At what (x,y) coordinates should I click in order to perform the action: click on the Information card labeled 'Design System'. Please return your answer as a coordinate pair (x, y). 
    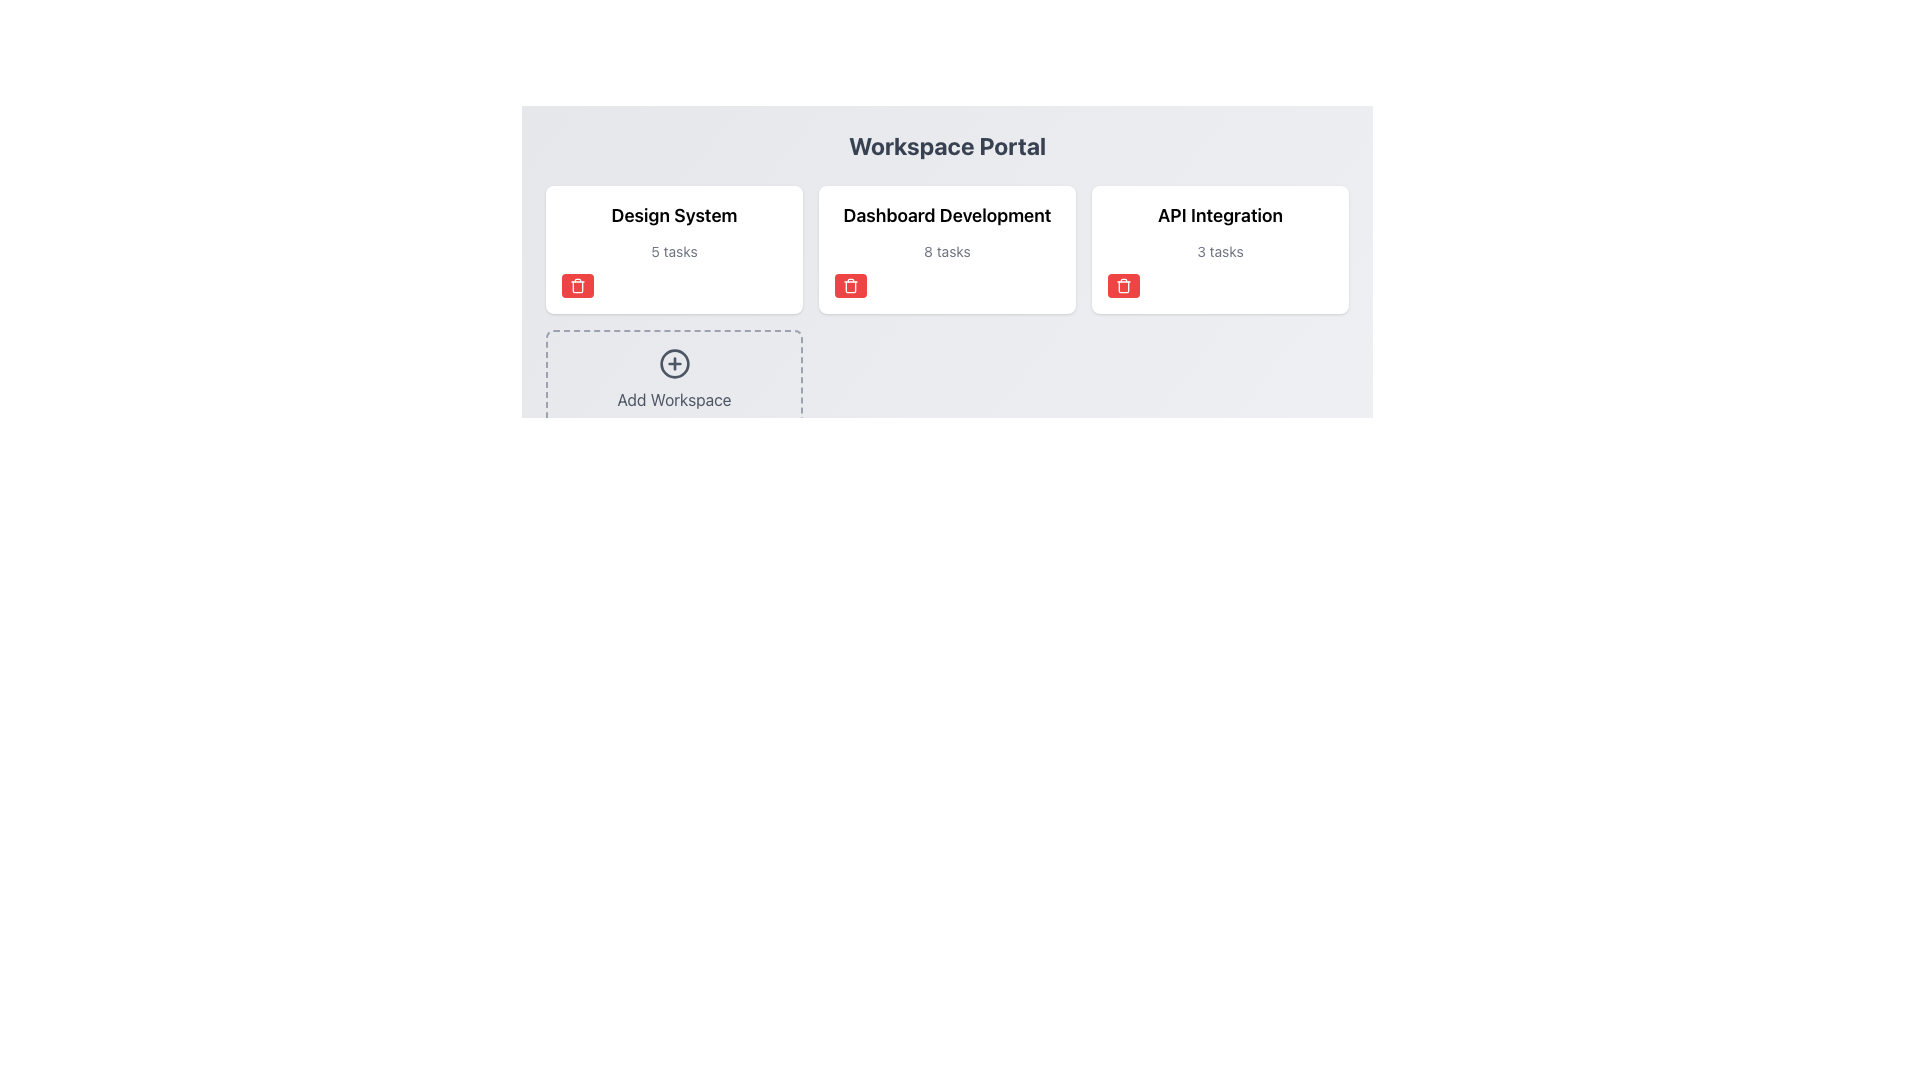
    Looking at the image, I should click on (674, 249).